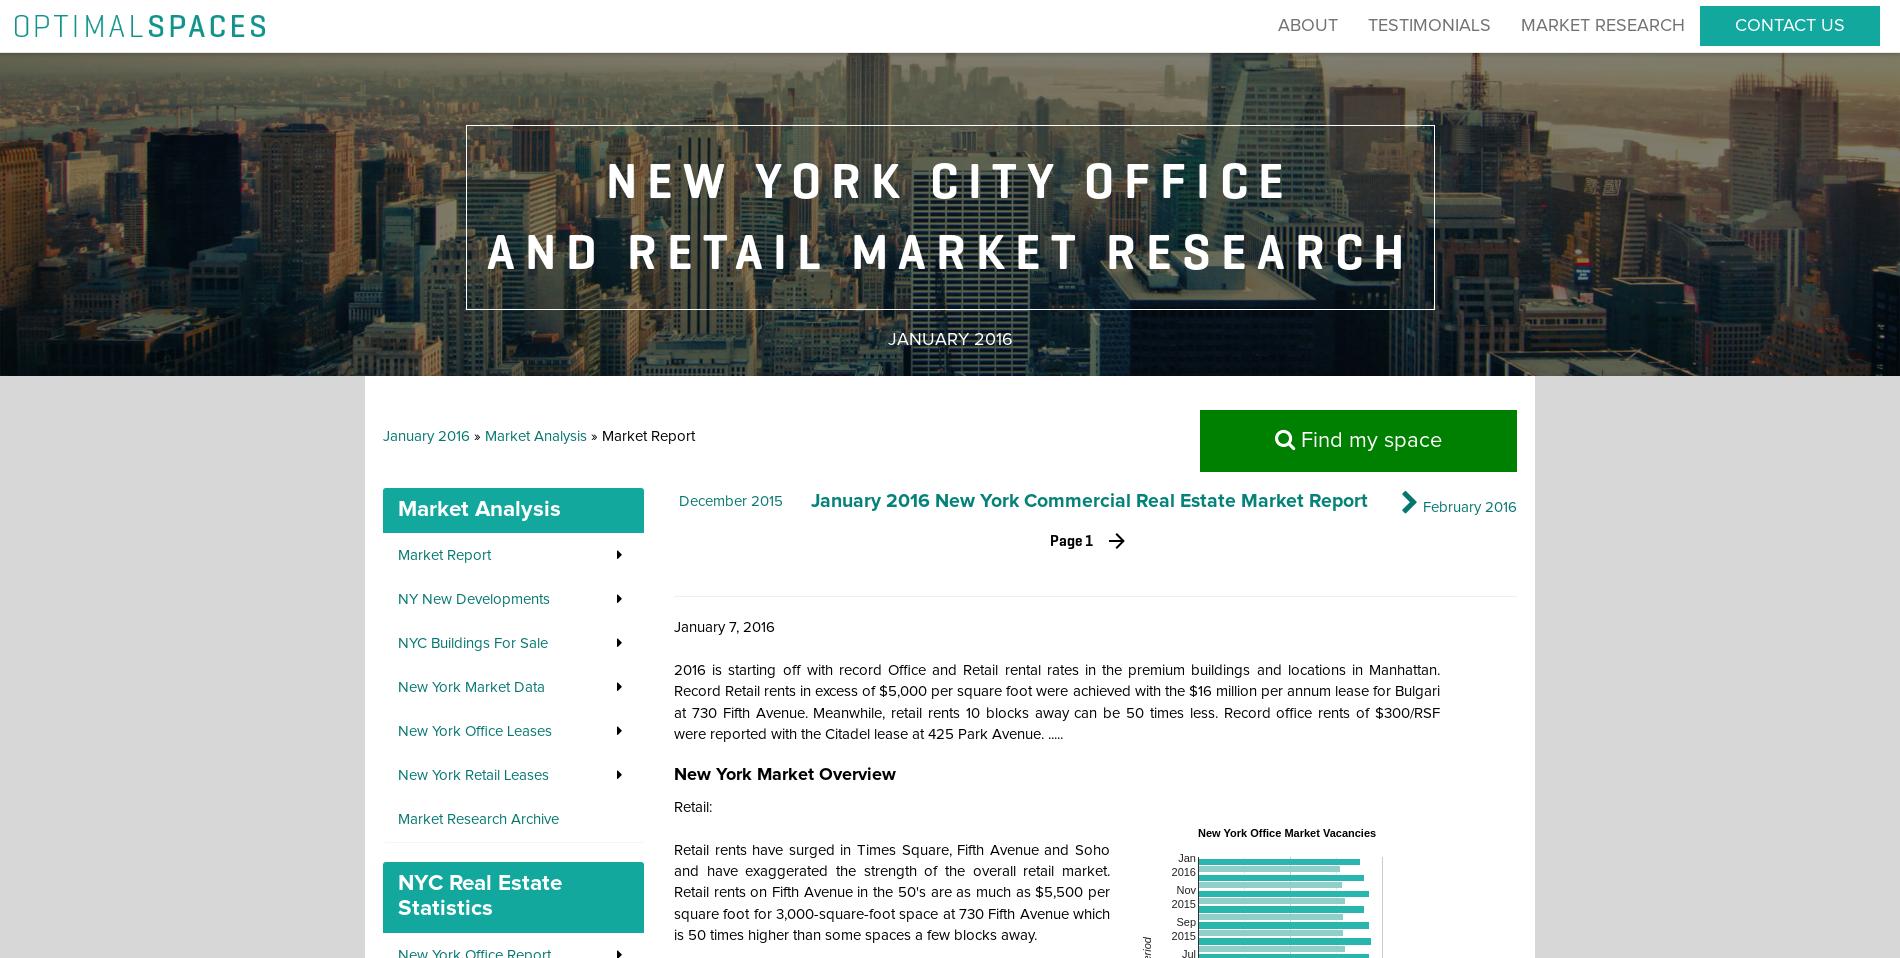 This screenshot has height=958, width=1900. I want to click on 'New York Office Market Vacancies', so click(1196, 831).